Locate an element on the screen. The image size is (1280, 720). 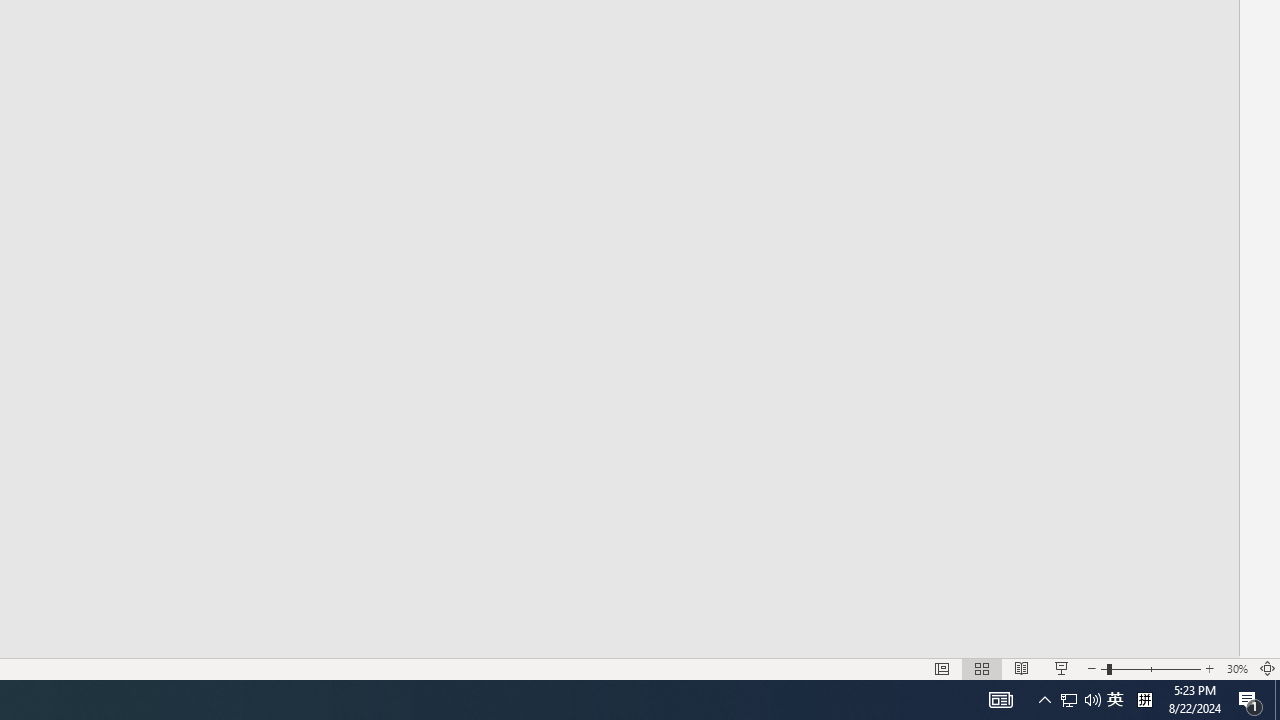
'Zoom 30%' is located at coordinates (1236, 669).